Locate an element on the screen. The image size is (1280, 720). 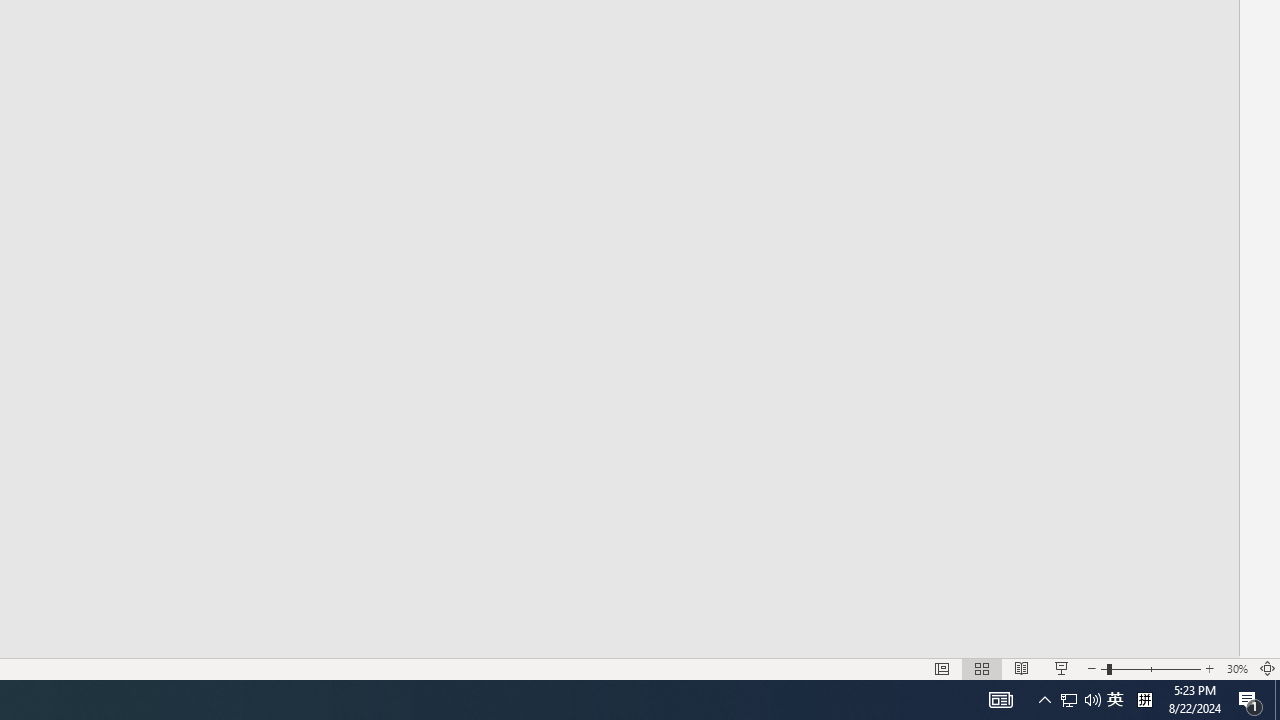
'Zoom 30%' is located at coordinates (1236, 669).